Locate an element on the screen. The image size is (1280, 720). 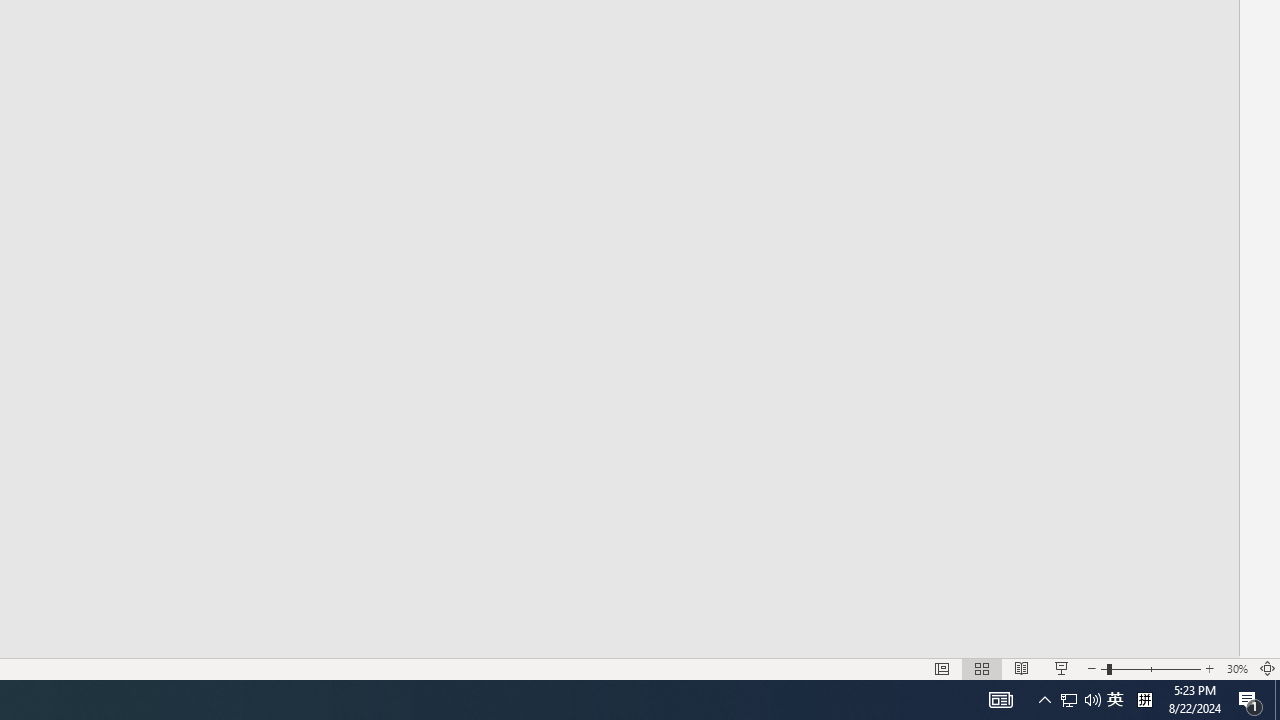
'Zoom 30%' is located at coordinates (1236, 669).